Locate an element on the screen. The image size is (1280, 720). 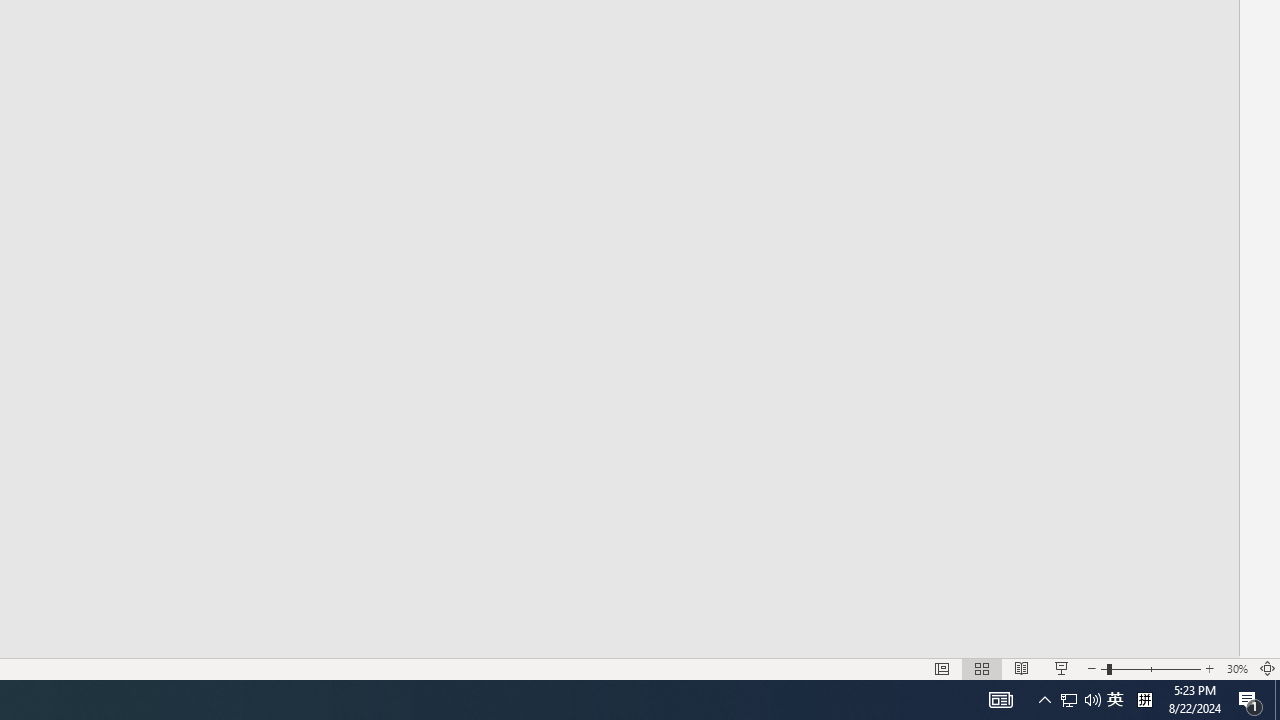
'Zoom 30%' is located at coordinates (1236, 669).